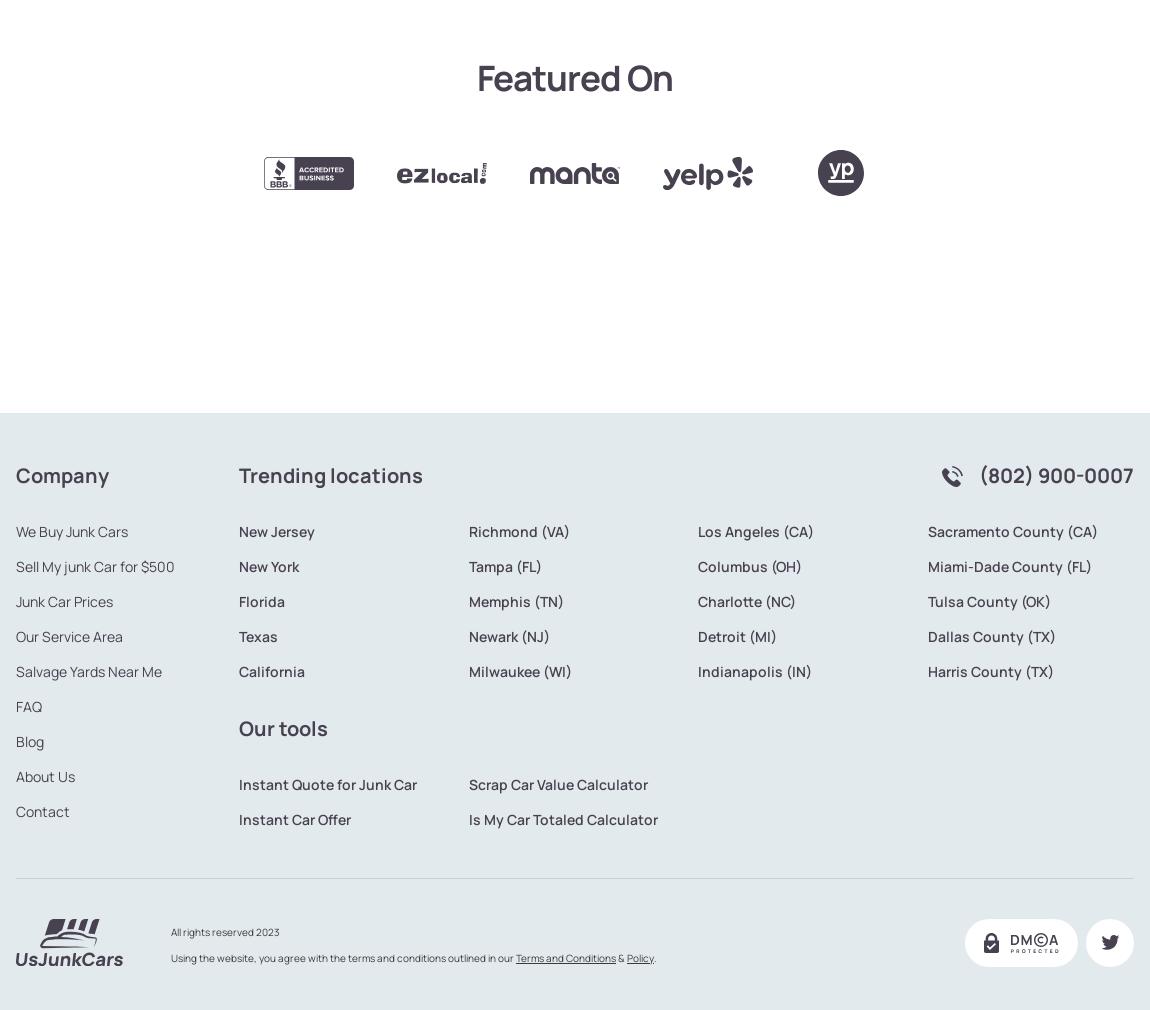 This screenshot has width=1150, height=1010. I want to click on 'New York', so click(267, 499).